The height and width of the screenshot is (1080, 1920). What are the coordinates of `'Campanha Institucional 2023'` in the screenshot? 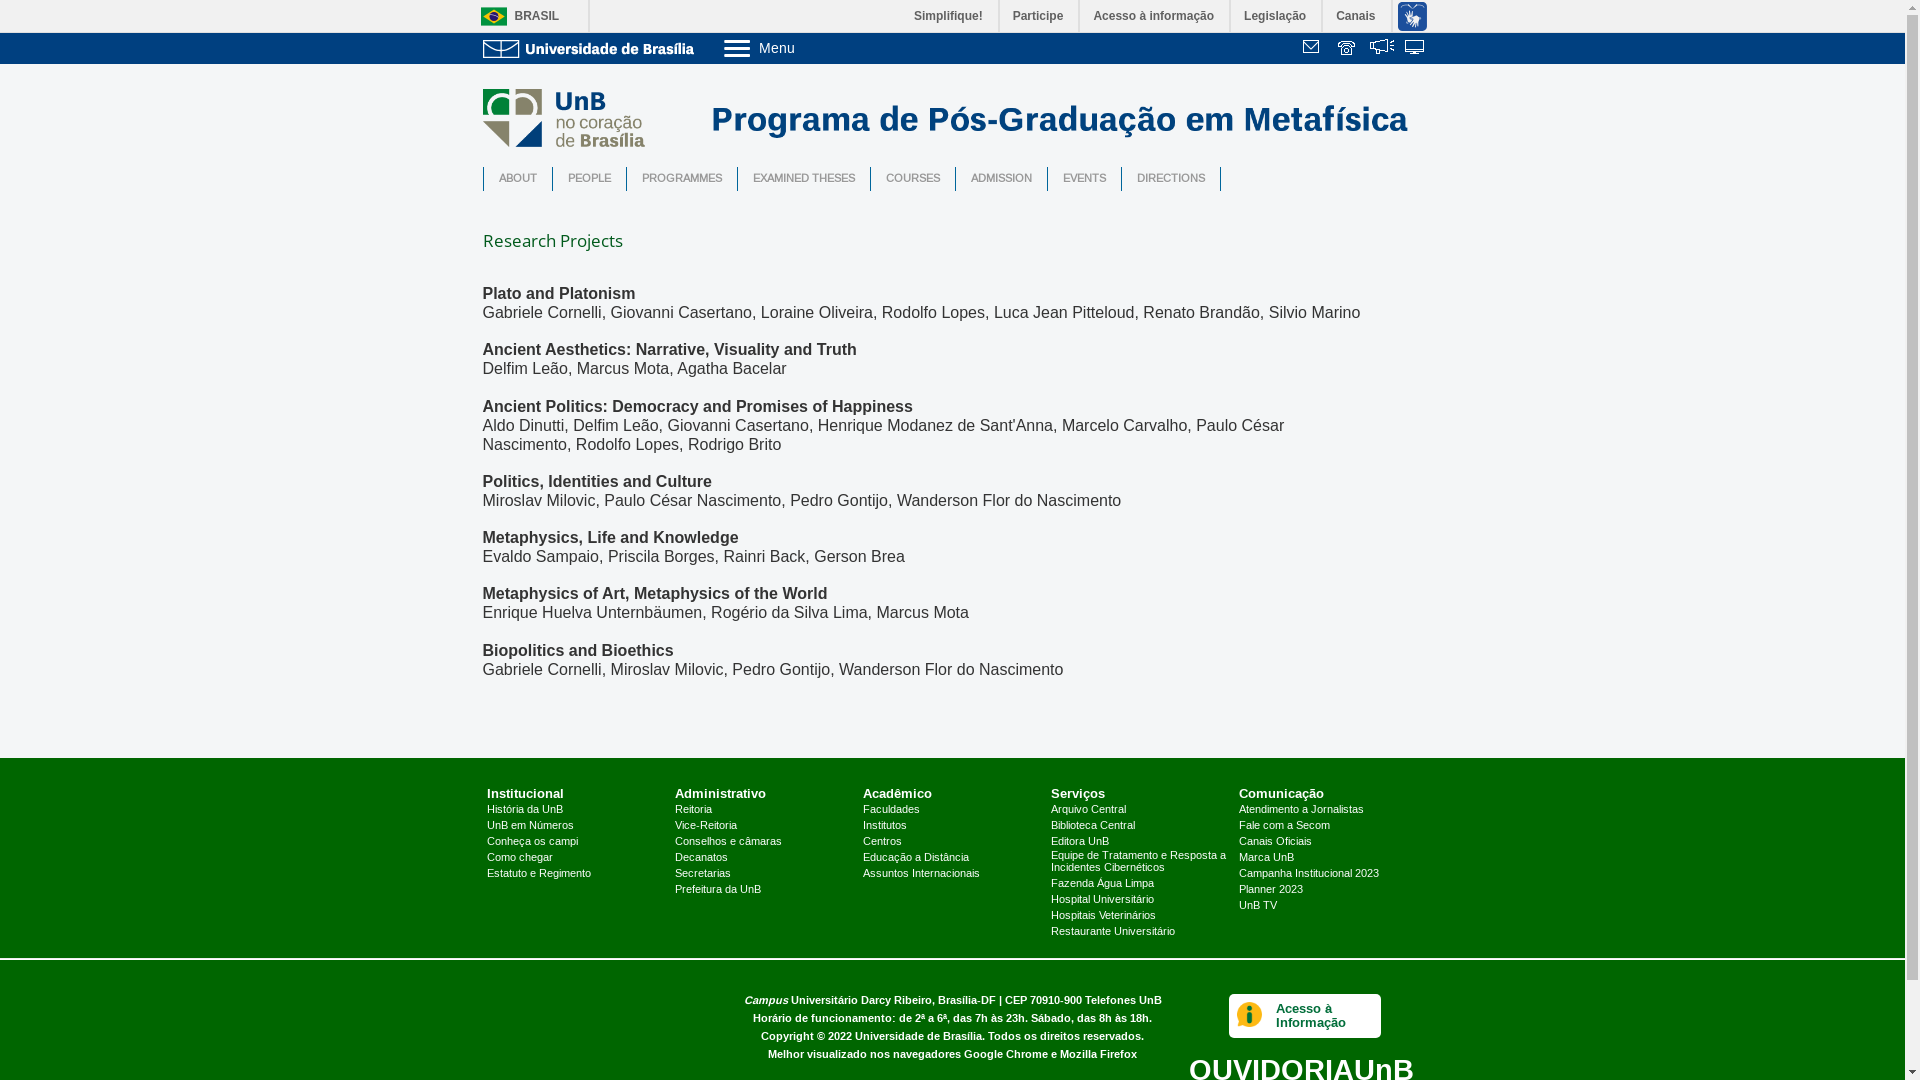 It's located at (1309, 873).